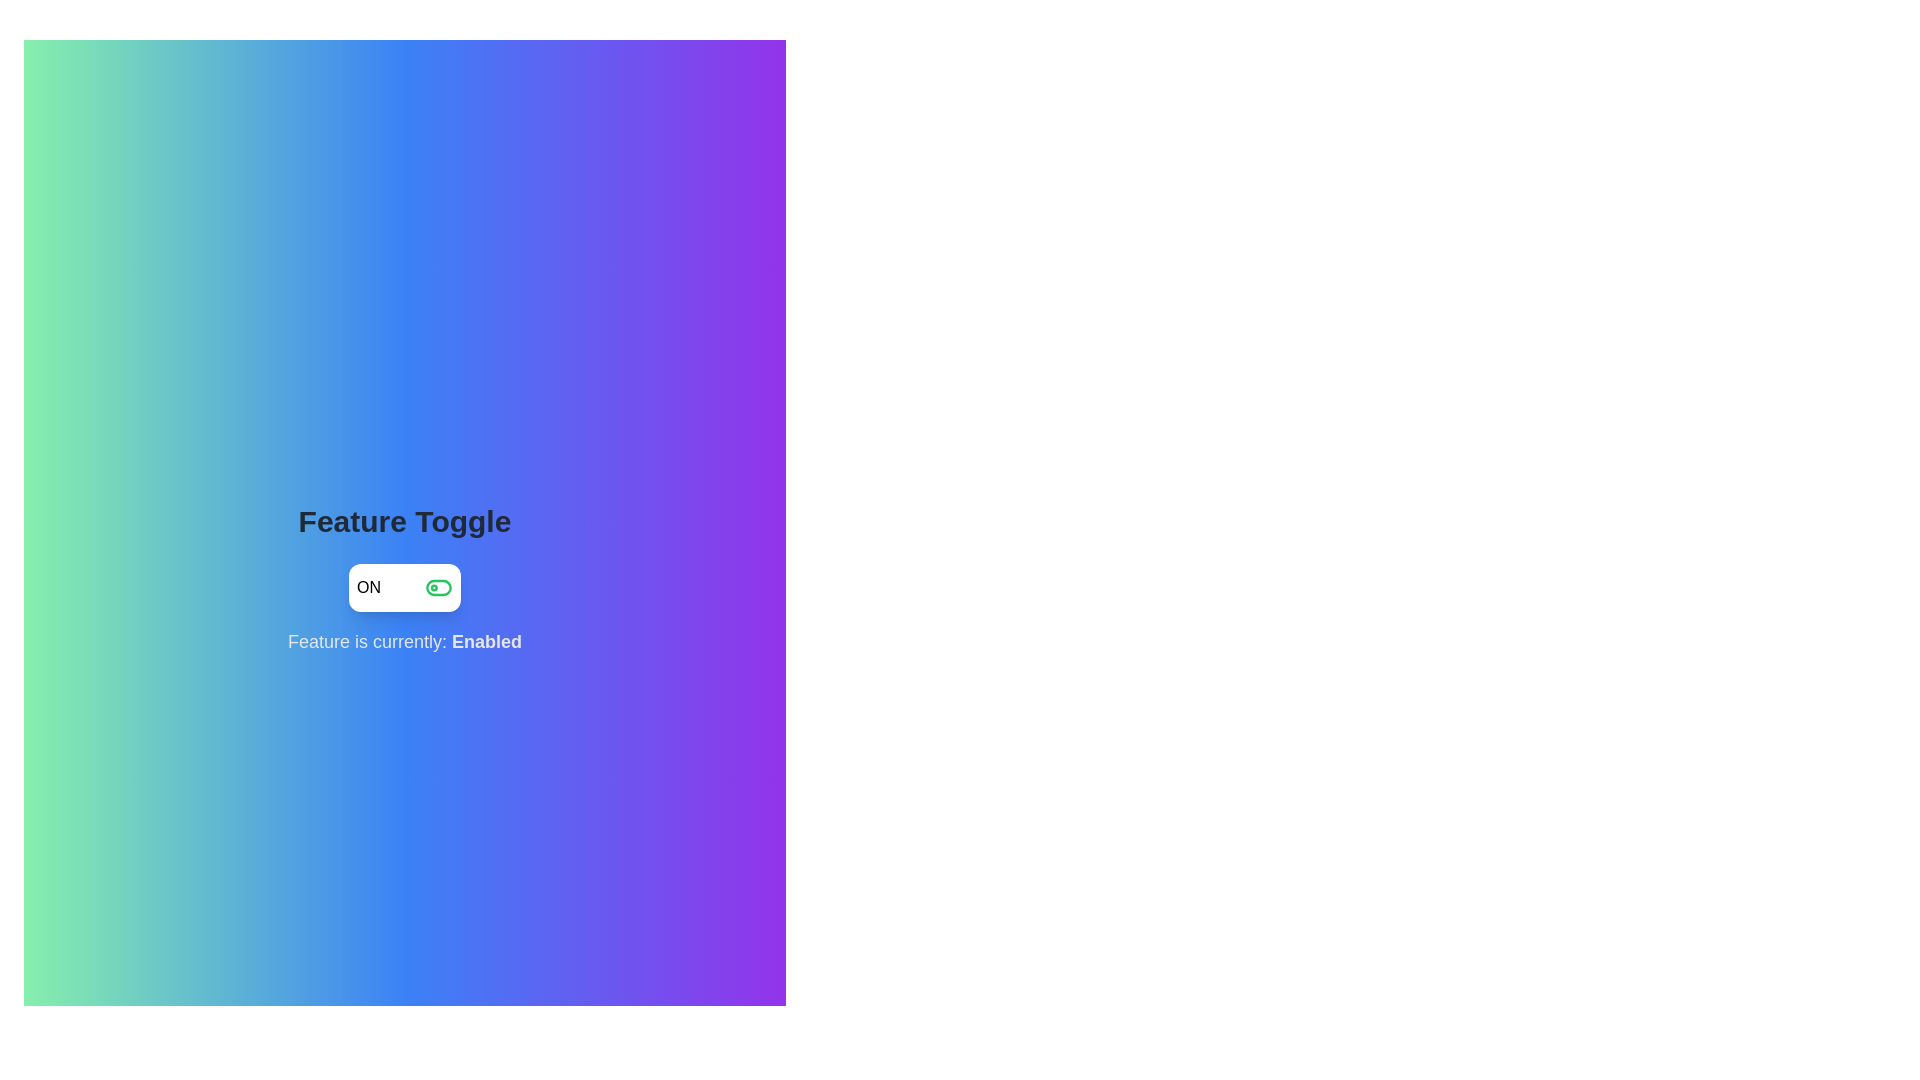 The height and width of the screenshot is (1080, 1920). I want to click on the toggle button to toggle the feature ON or OFF, so click(403, 586).